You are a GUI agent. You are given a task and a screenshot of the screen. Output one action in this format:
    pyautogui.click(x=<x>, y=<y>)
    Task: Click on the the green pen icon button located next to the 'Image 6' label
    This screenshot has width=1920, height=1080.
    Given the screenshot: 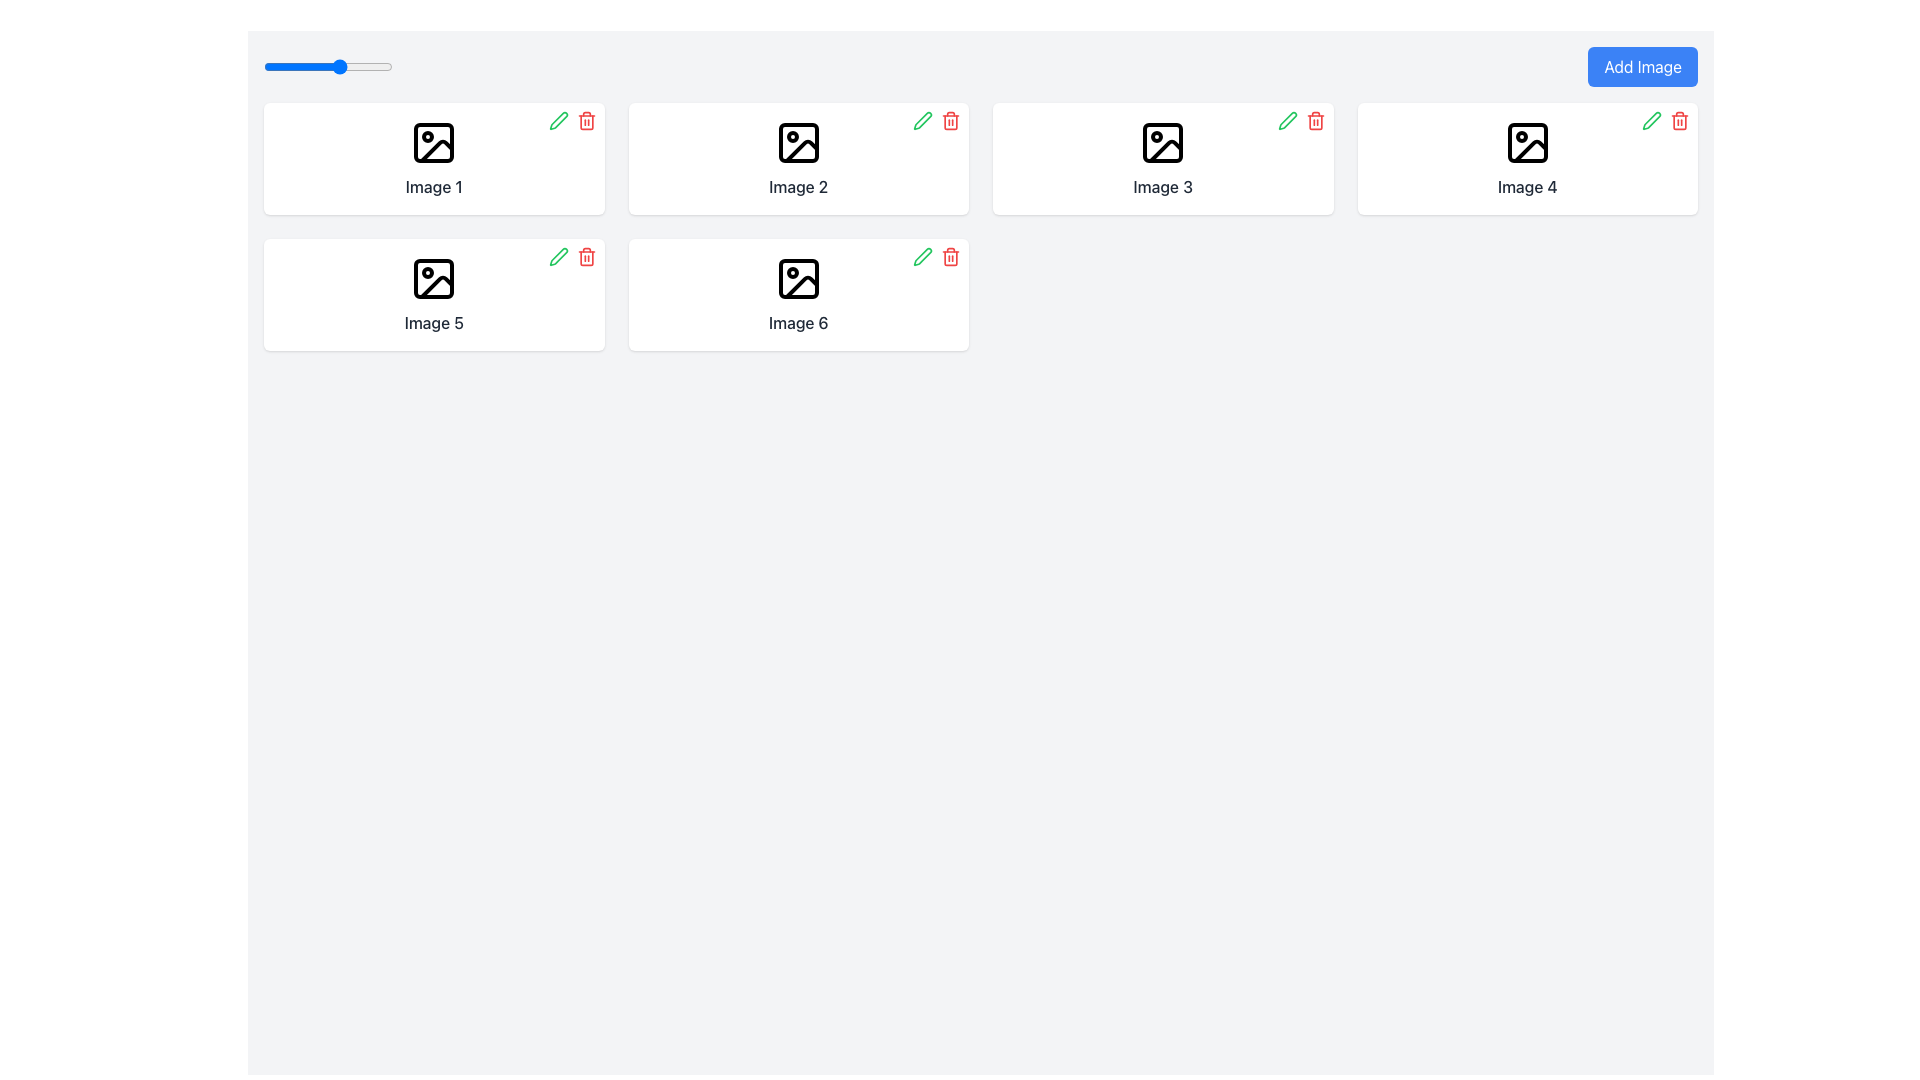 What is the action you would take?
    pyautogui.click(x=921, y=254)
    